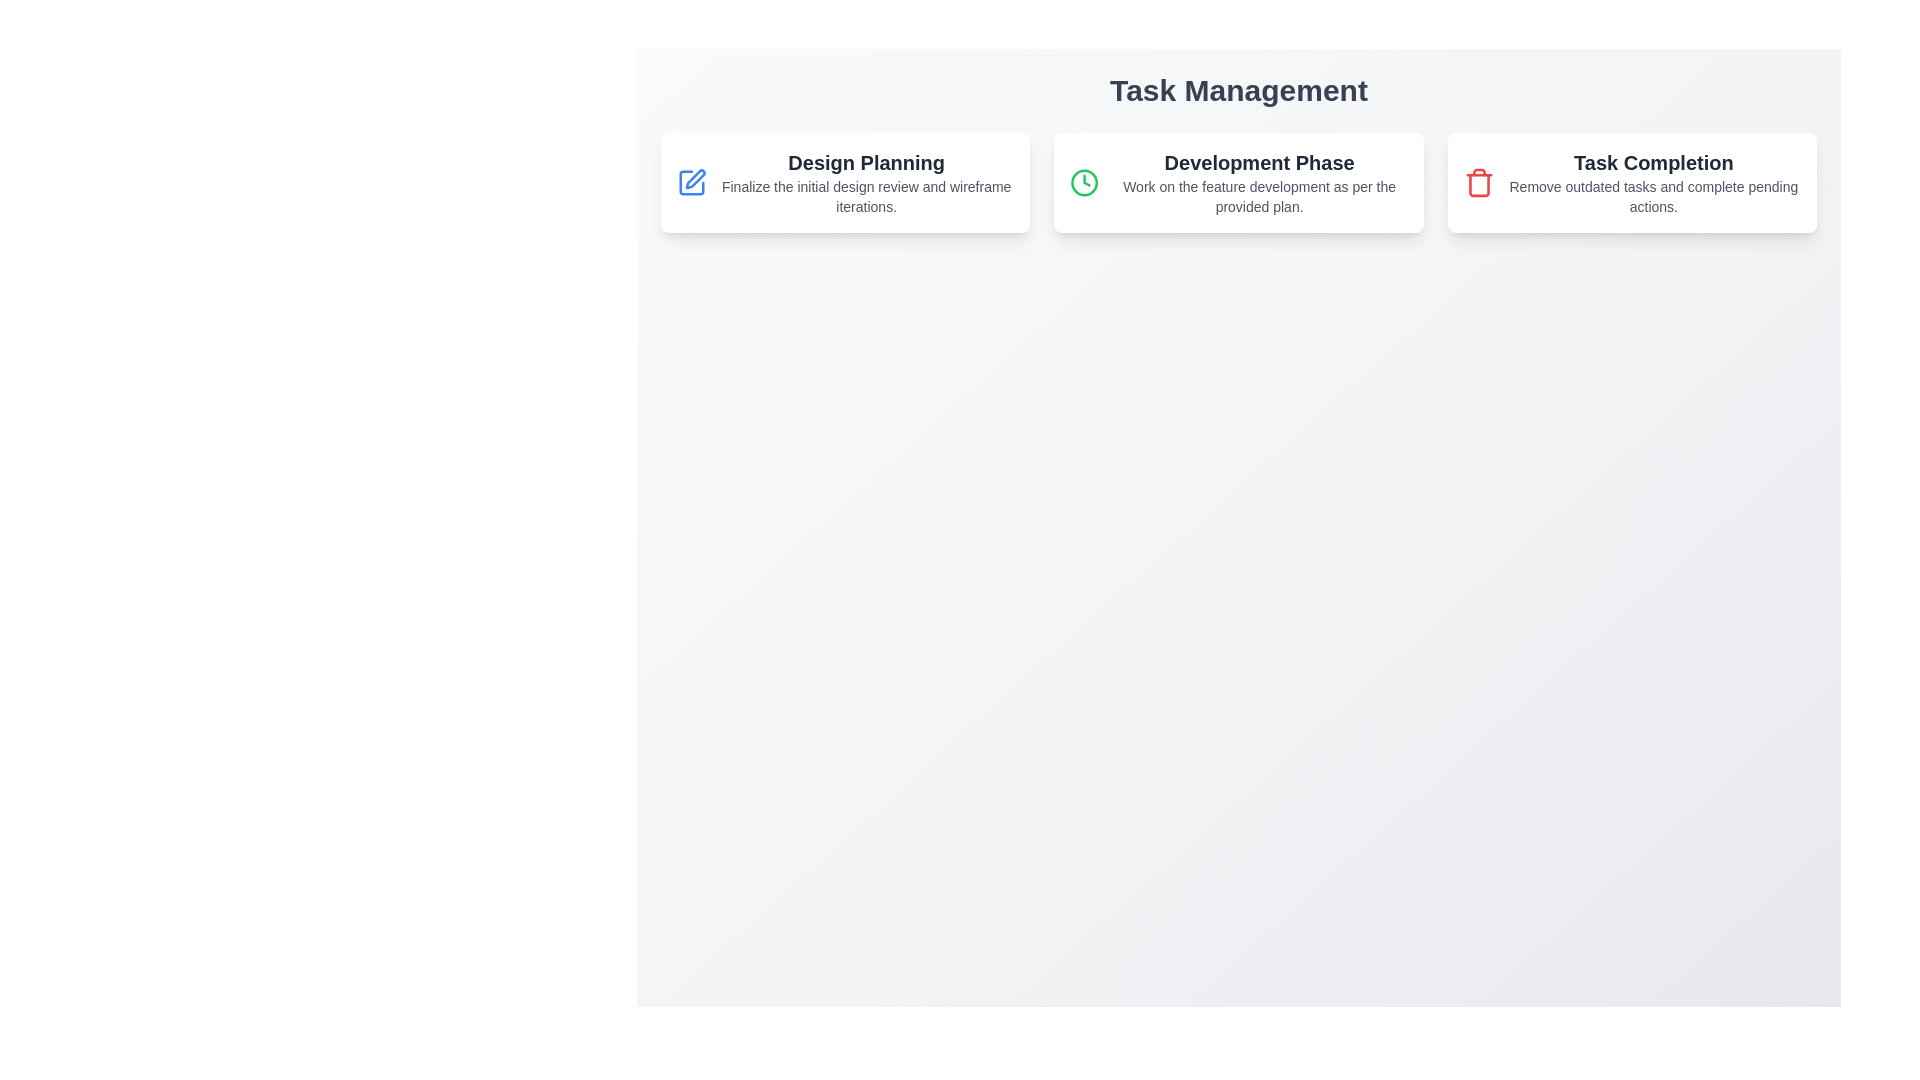 Image resolution: width=1920 pixels, height=1080 pixels. What do you see at coordinates (866, 182) in the screenshot?
I see `text displayed in the 'Design Planning' section of the Task Management interface, which is the first section among three horizontally aligned sections` at bounding box center [866, 182].